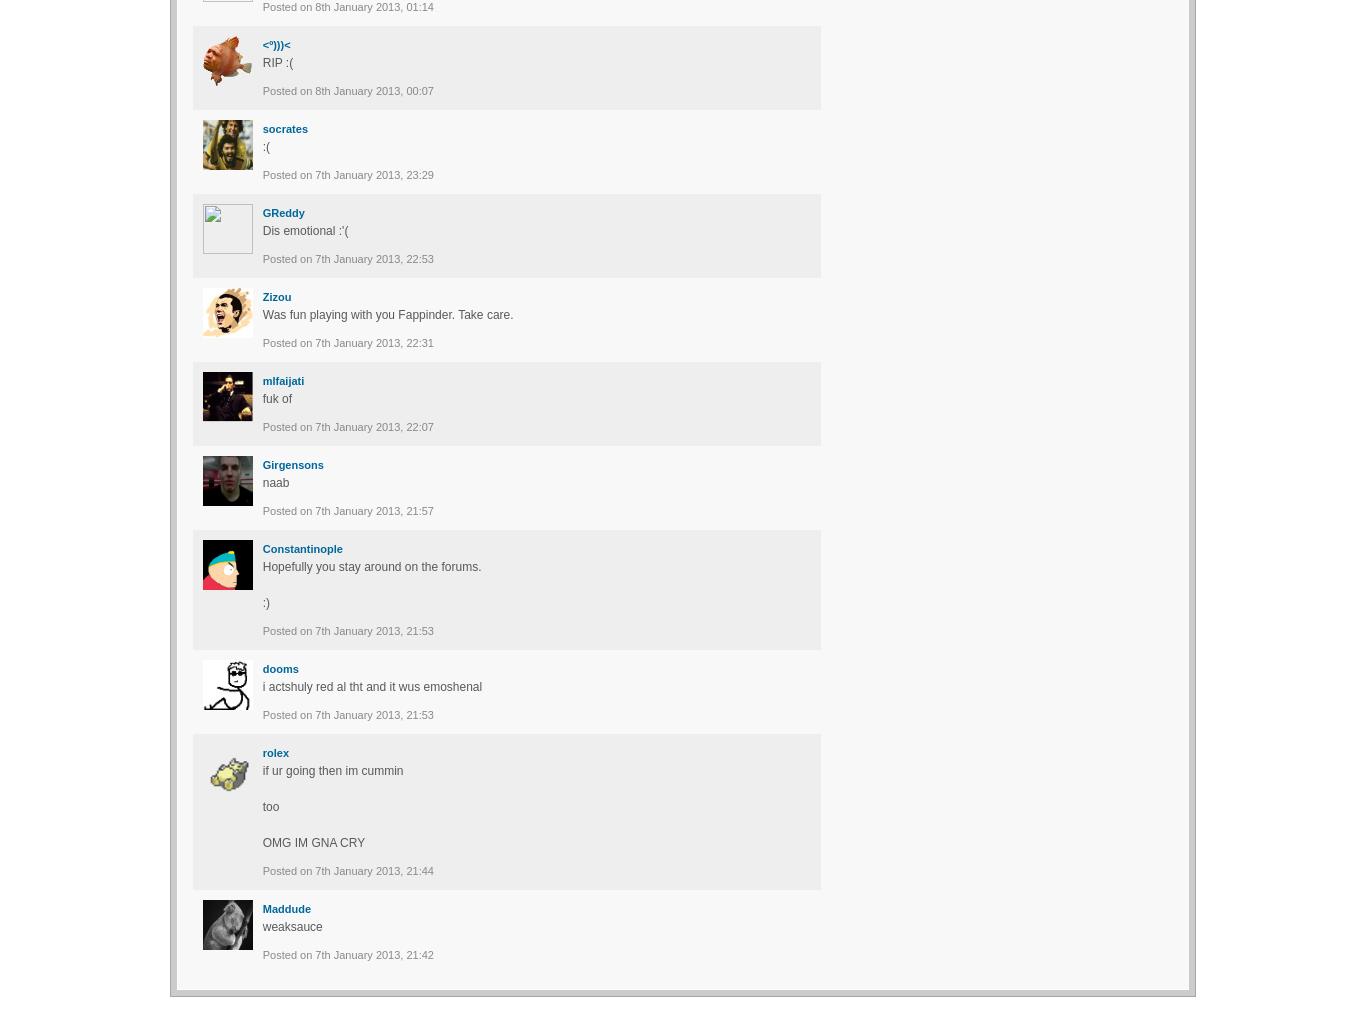 The height and width of the screenshot is (1017, 1366). What do you see at coordinates (284, 127) in the screenshot?
I see `'socrates'` at bounding box center [284, 127].